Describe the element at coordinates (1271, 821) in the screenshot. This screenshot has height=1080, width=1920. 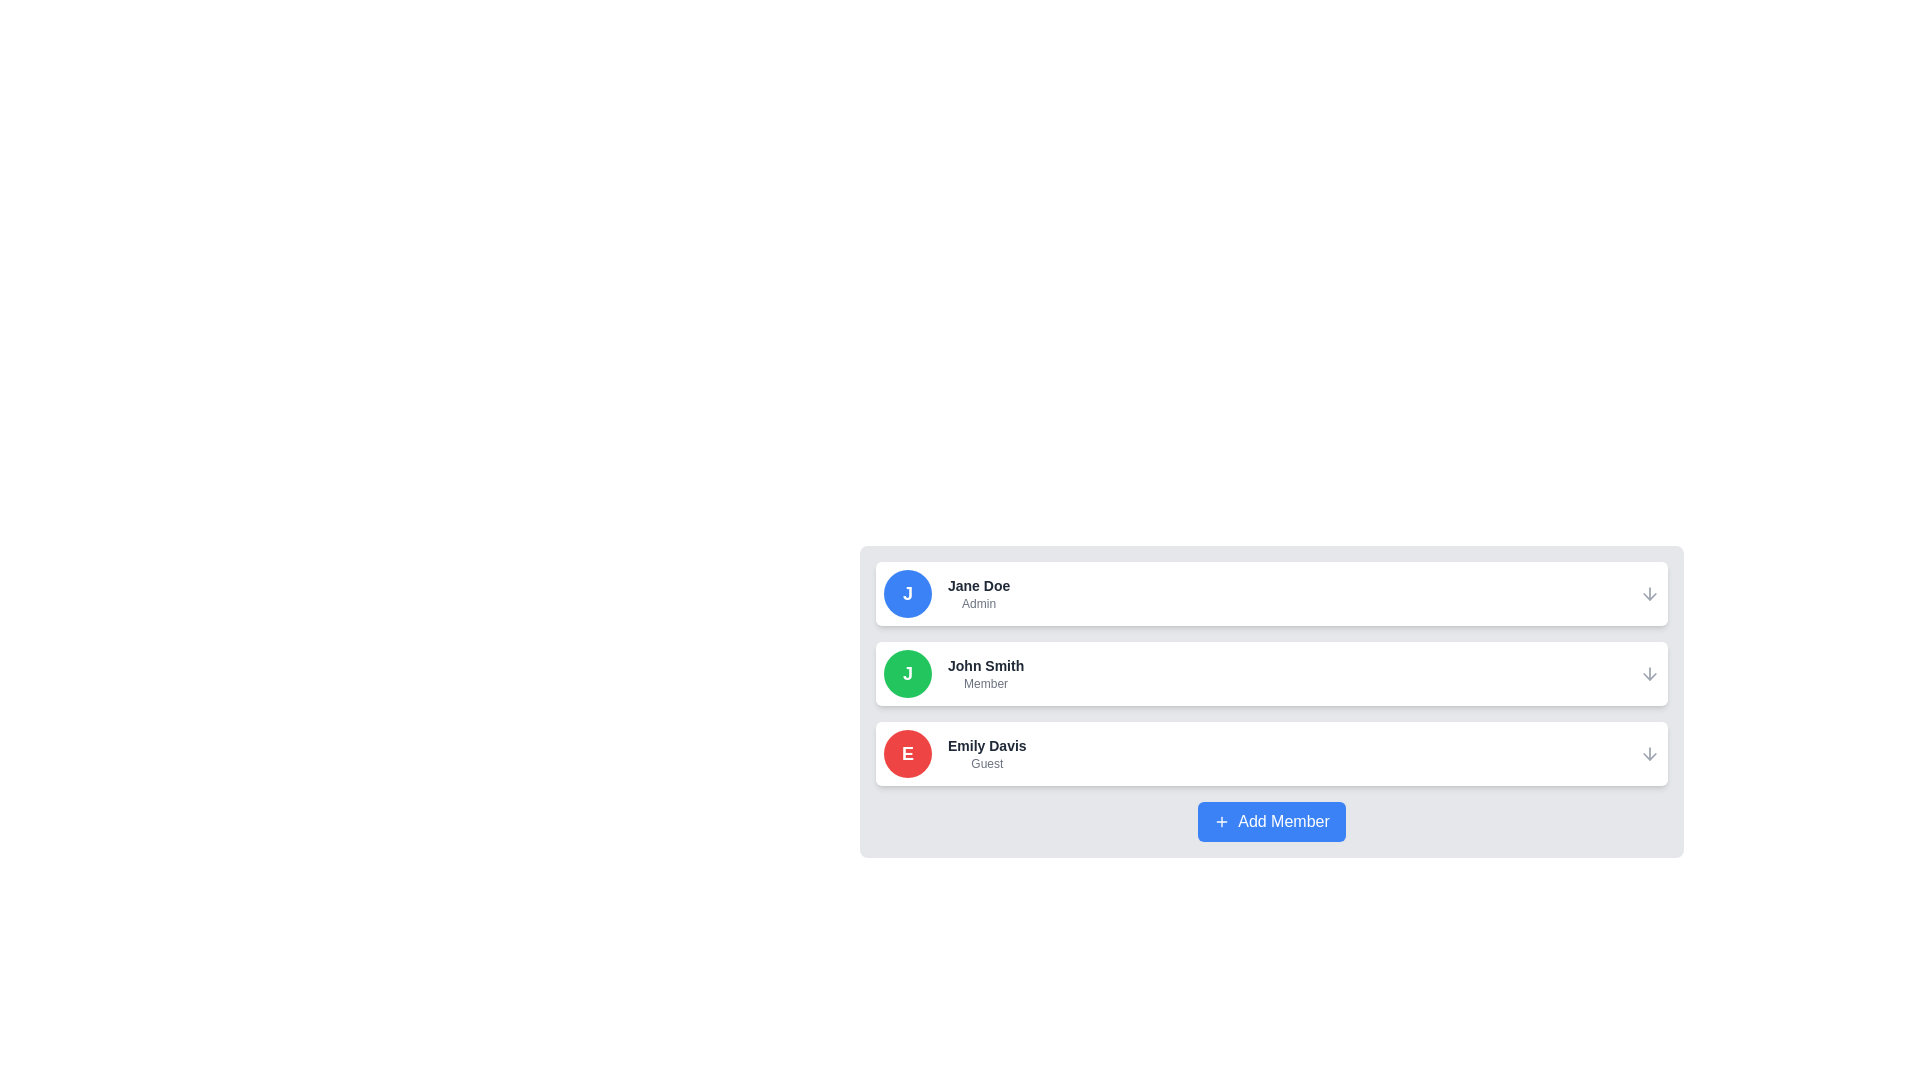
I see `the 'Add Member' button, which is a rectangular button with a blue background, rounded corners, and white text` at that location.